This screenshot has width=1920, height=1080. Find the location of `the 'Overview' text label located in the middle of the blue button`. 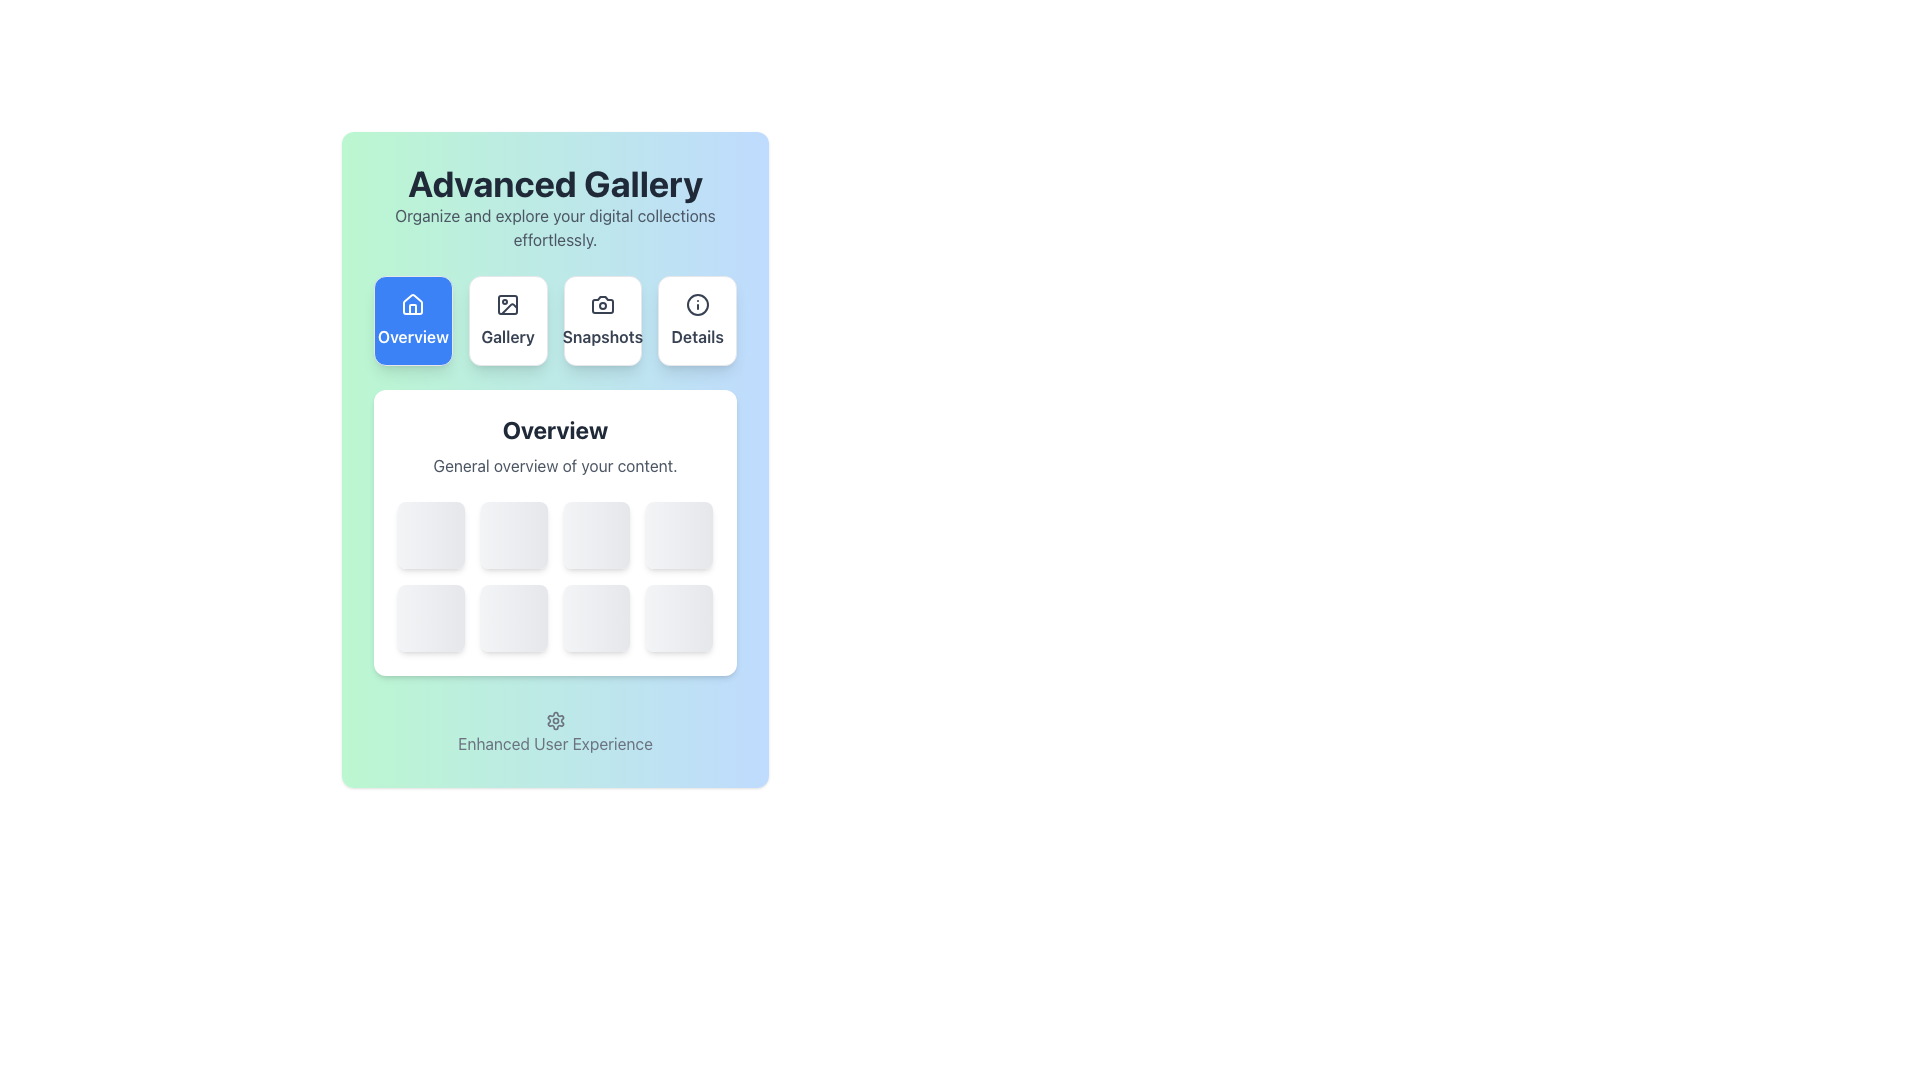

the 'Overview' text label located in the middle of the blue button is located at coordinates (412, 335).